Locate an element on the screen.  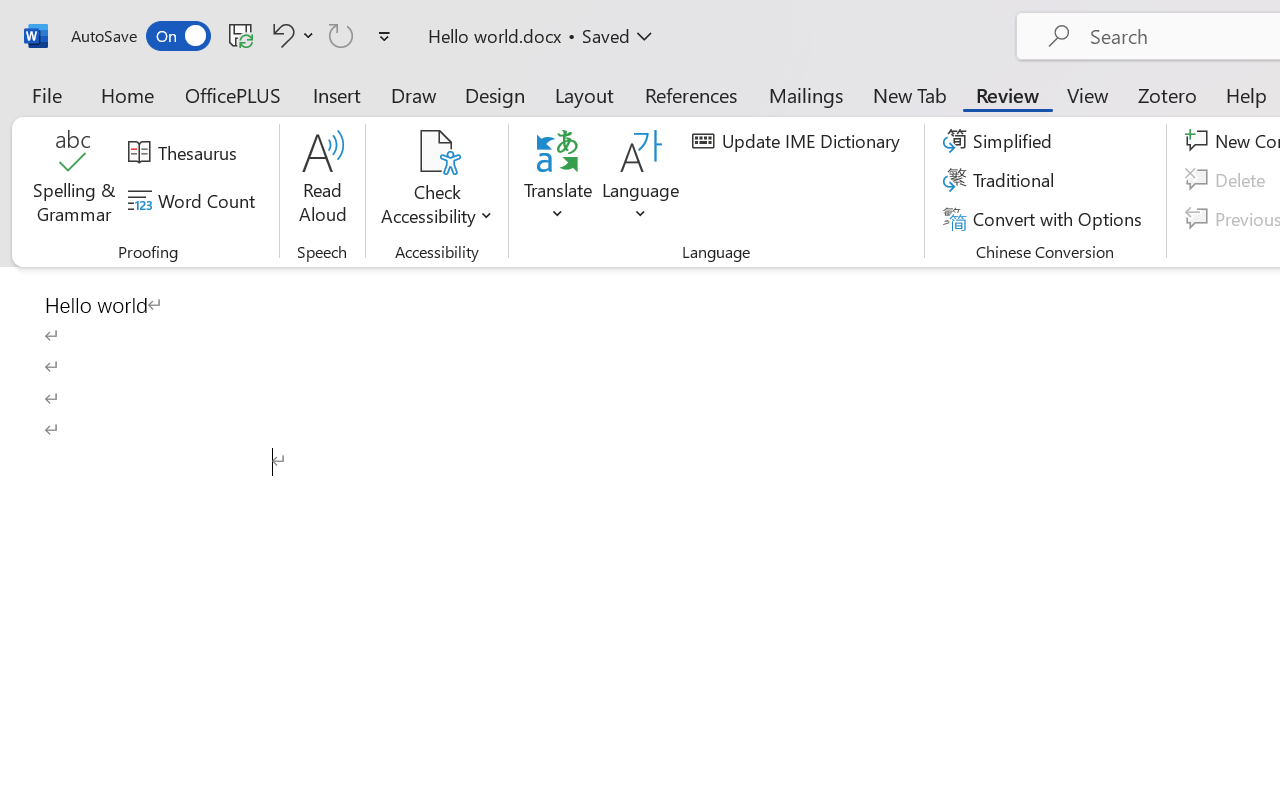
'AutoSave' is located at coordinates (139, 35).